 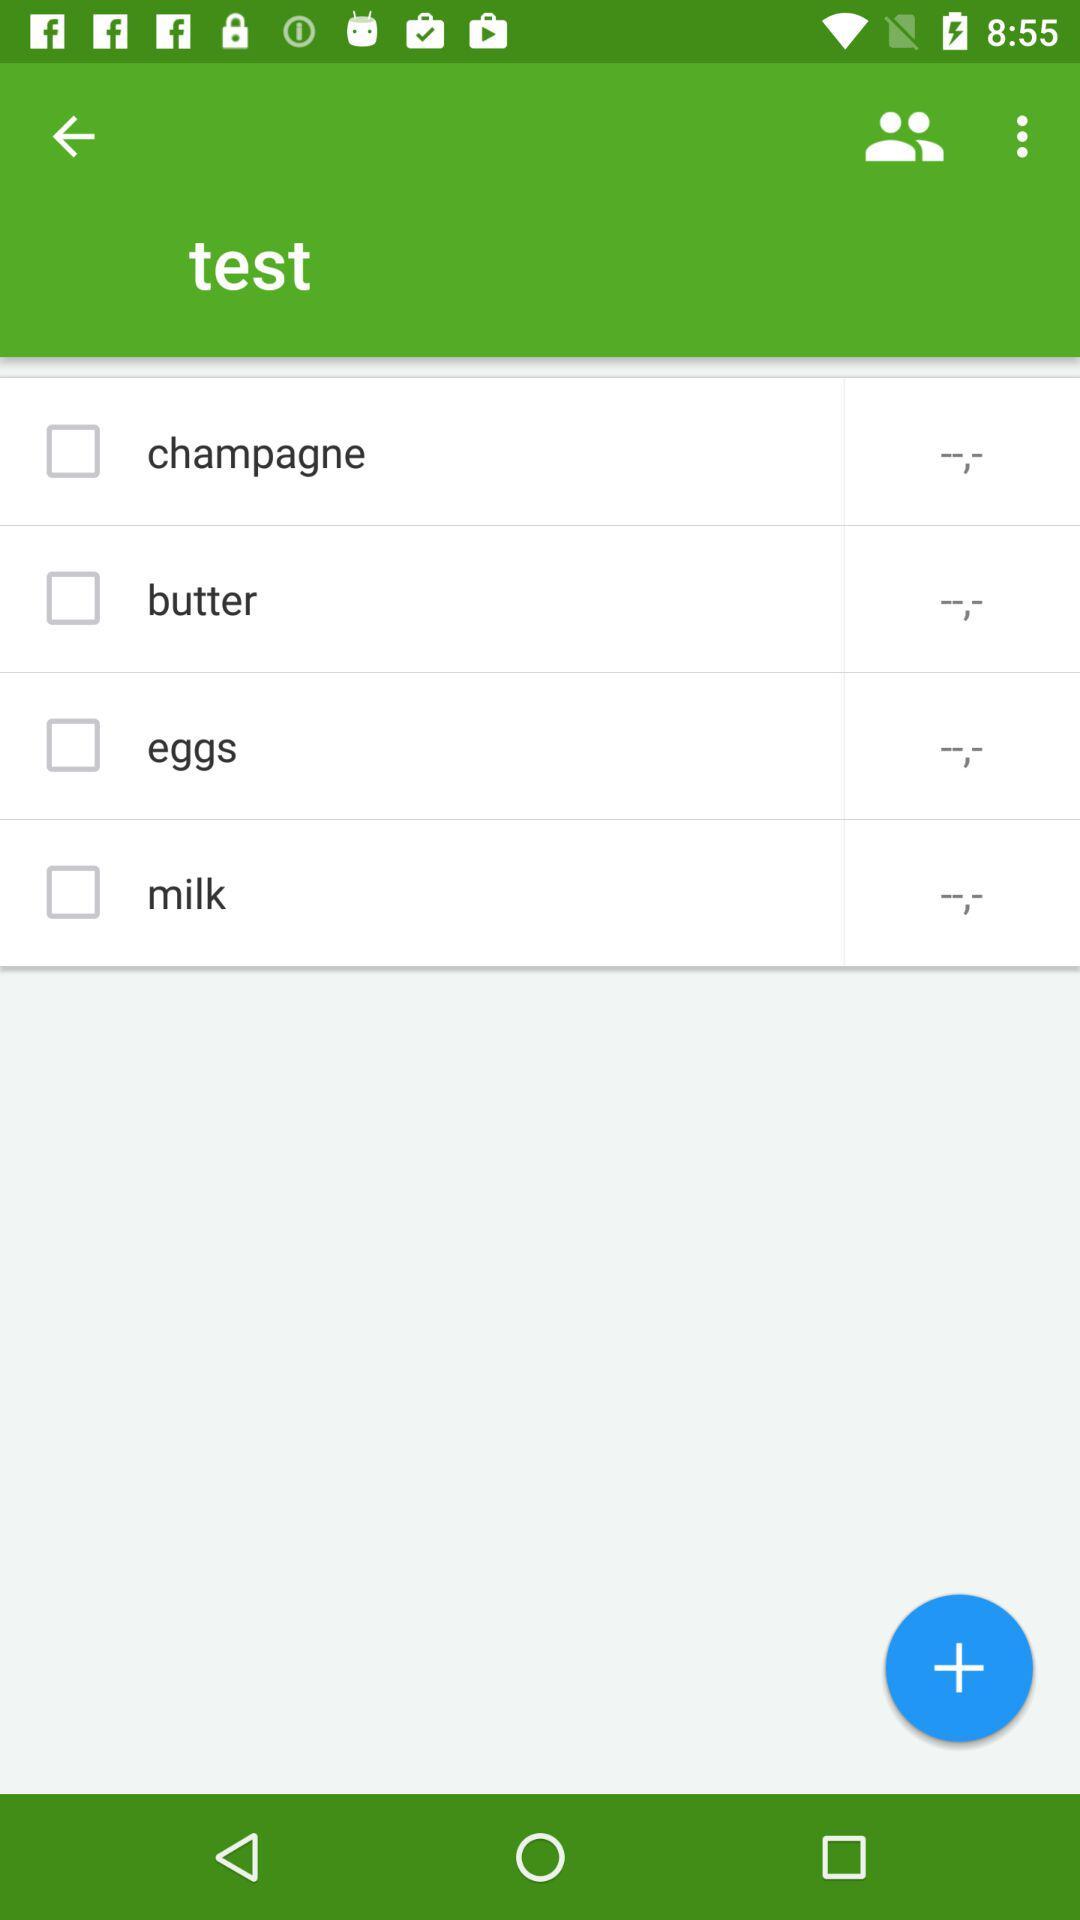 What do you see at coordinates (904, 135) in the screenshot?
I see `icon next to test icon` at bounding box center [904, 135].